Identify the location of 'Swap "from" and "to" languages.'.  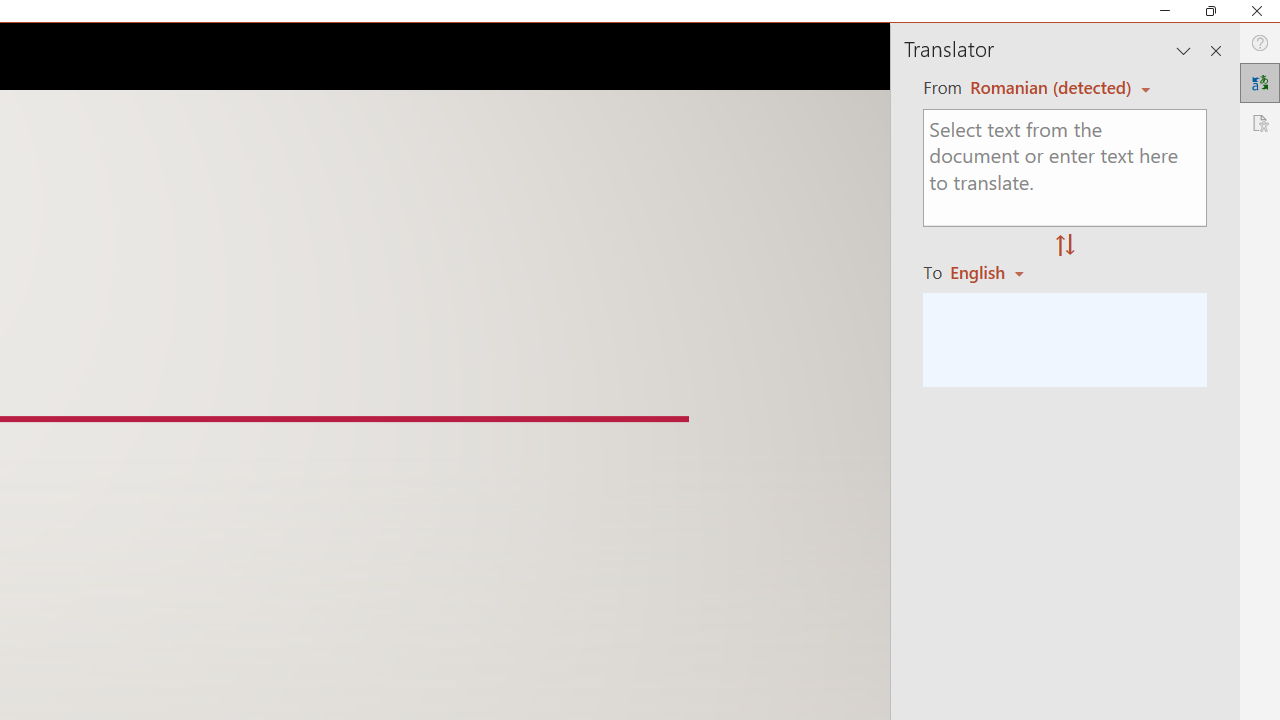
(1064, 244).